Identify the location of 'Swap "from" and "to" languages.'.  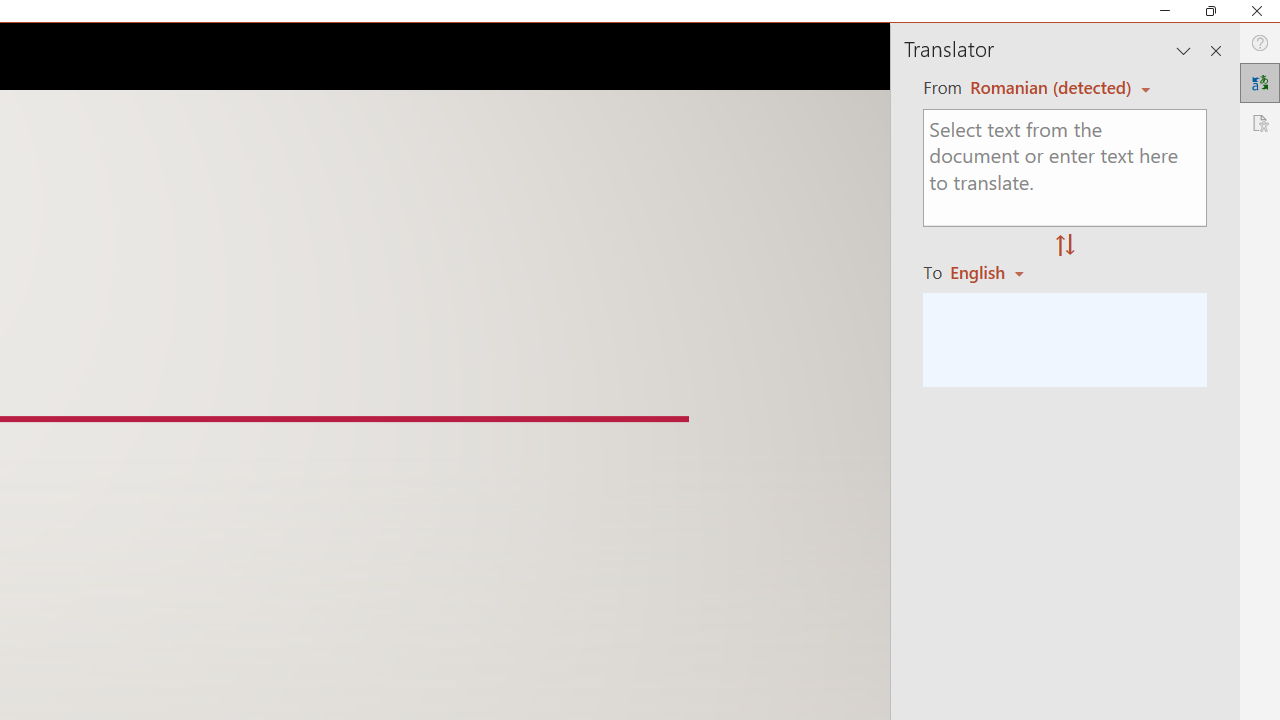
(1064, 244).